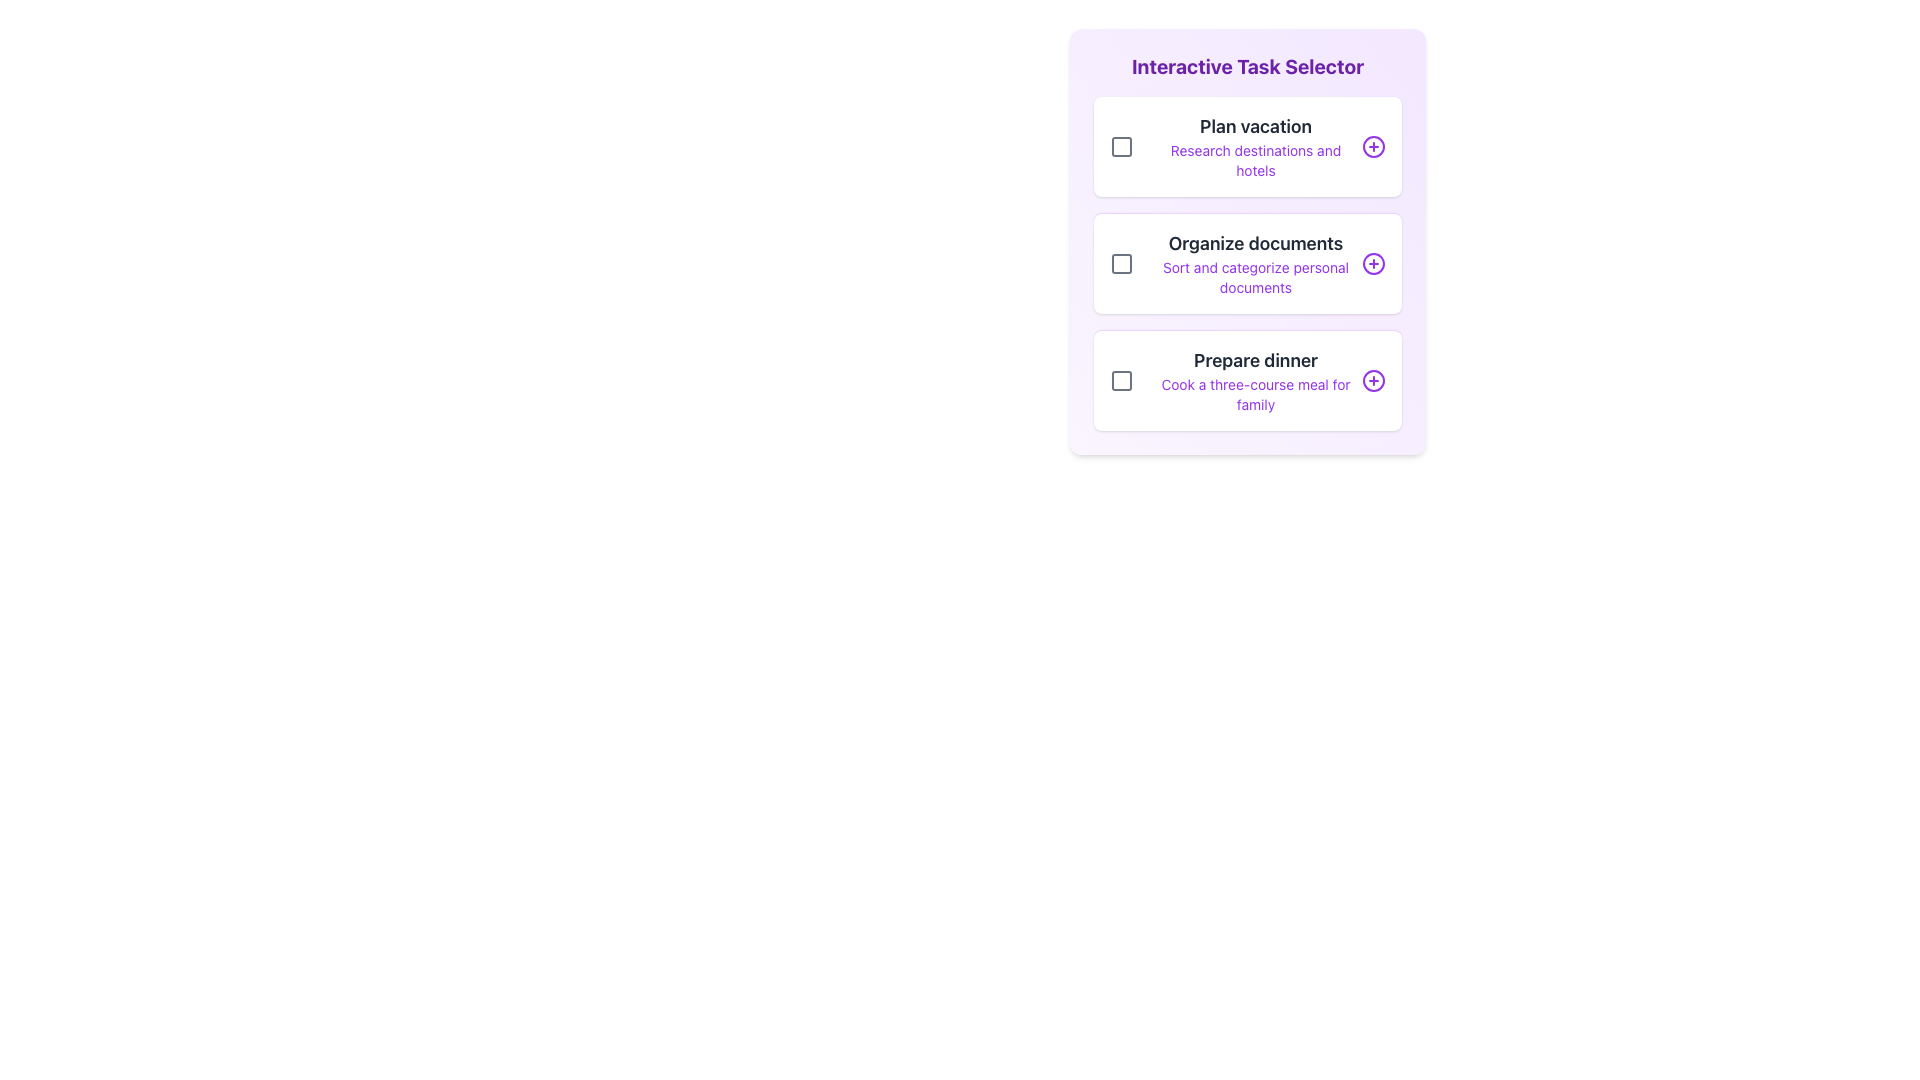  I want to click on the square-shaped checkbox with a thin gray border located to the left of the 'Prepare dinner' task label to check or uncheck it, so click(1122, 381).